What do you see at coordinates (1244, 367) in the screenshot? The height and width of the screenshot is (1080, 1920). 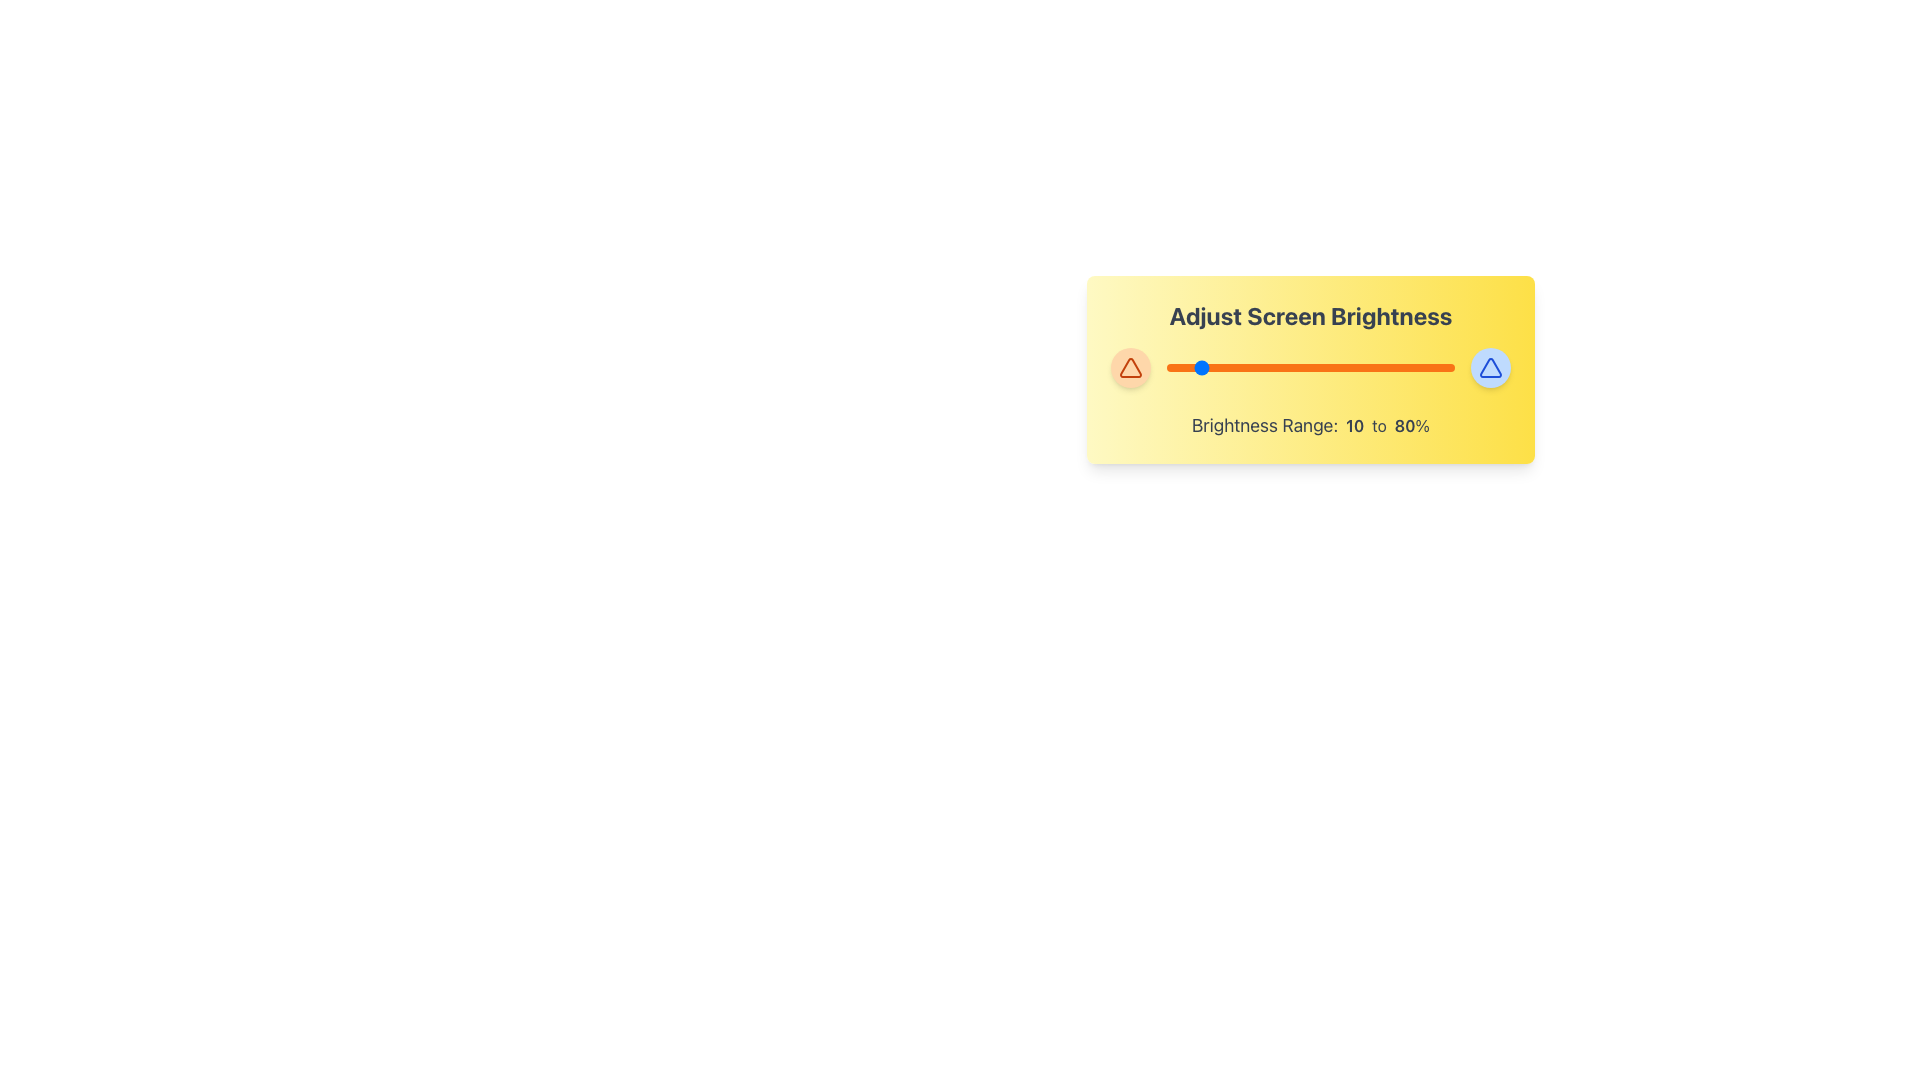 I see `the brightness level` at bounding box center [1244, 367].